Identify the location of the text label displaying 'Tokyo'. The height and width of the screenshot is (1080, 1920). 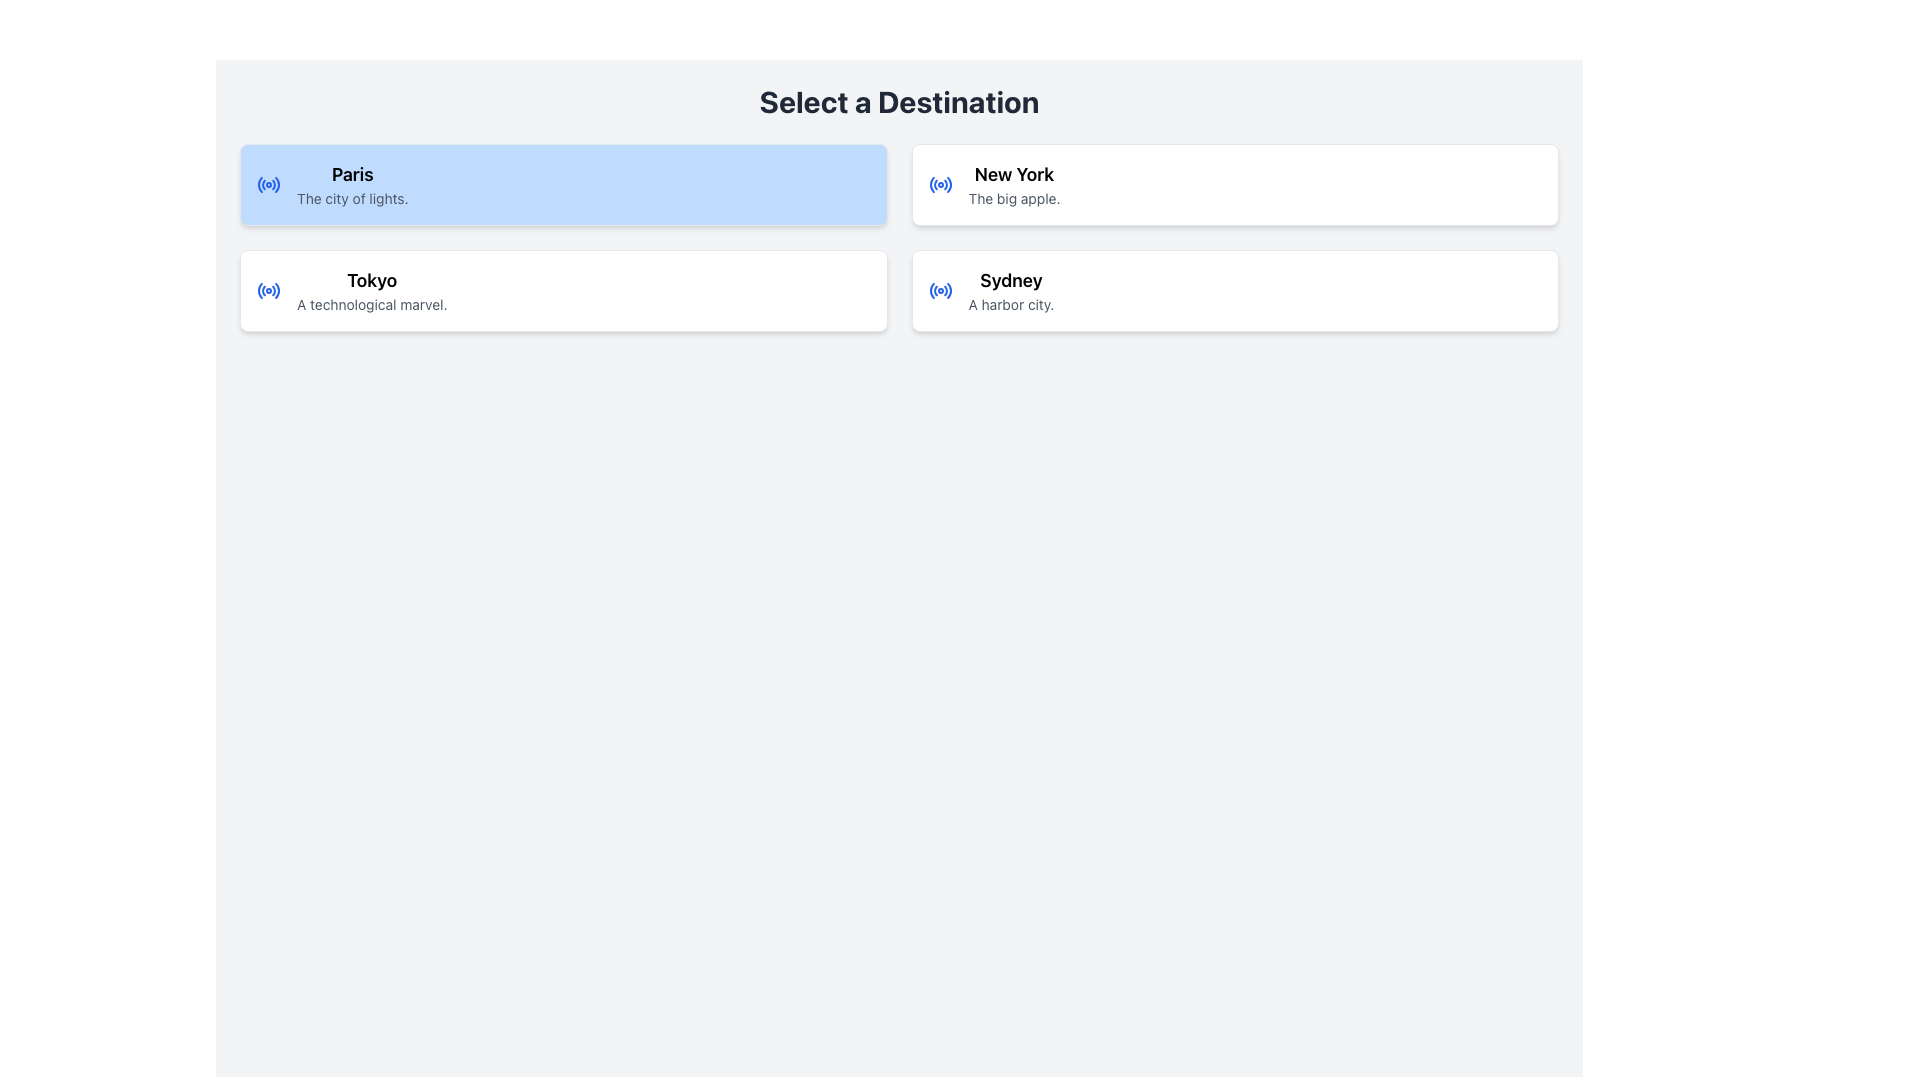
(372, 281).